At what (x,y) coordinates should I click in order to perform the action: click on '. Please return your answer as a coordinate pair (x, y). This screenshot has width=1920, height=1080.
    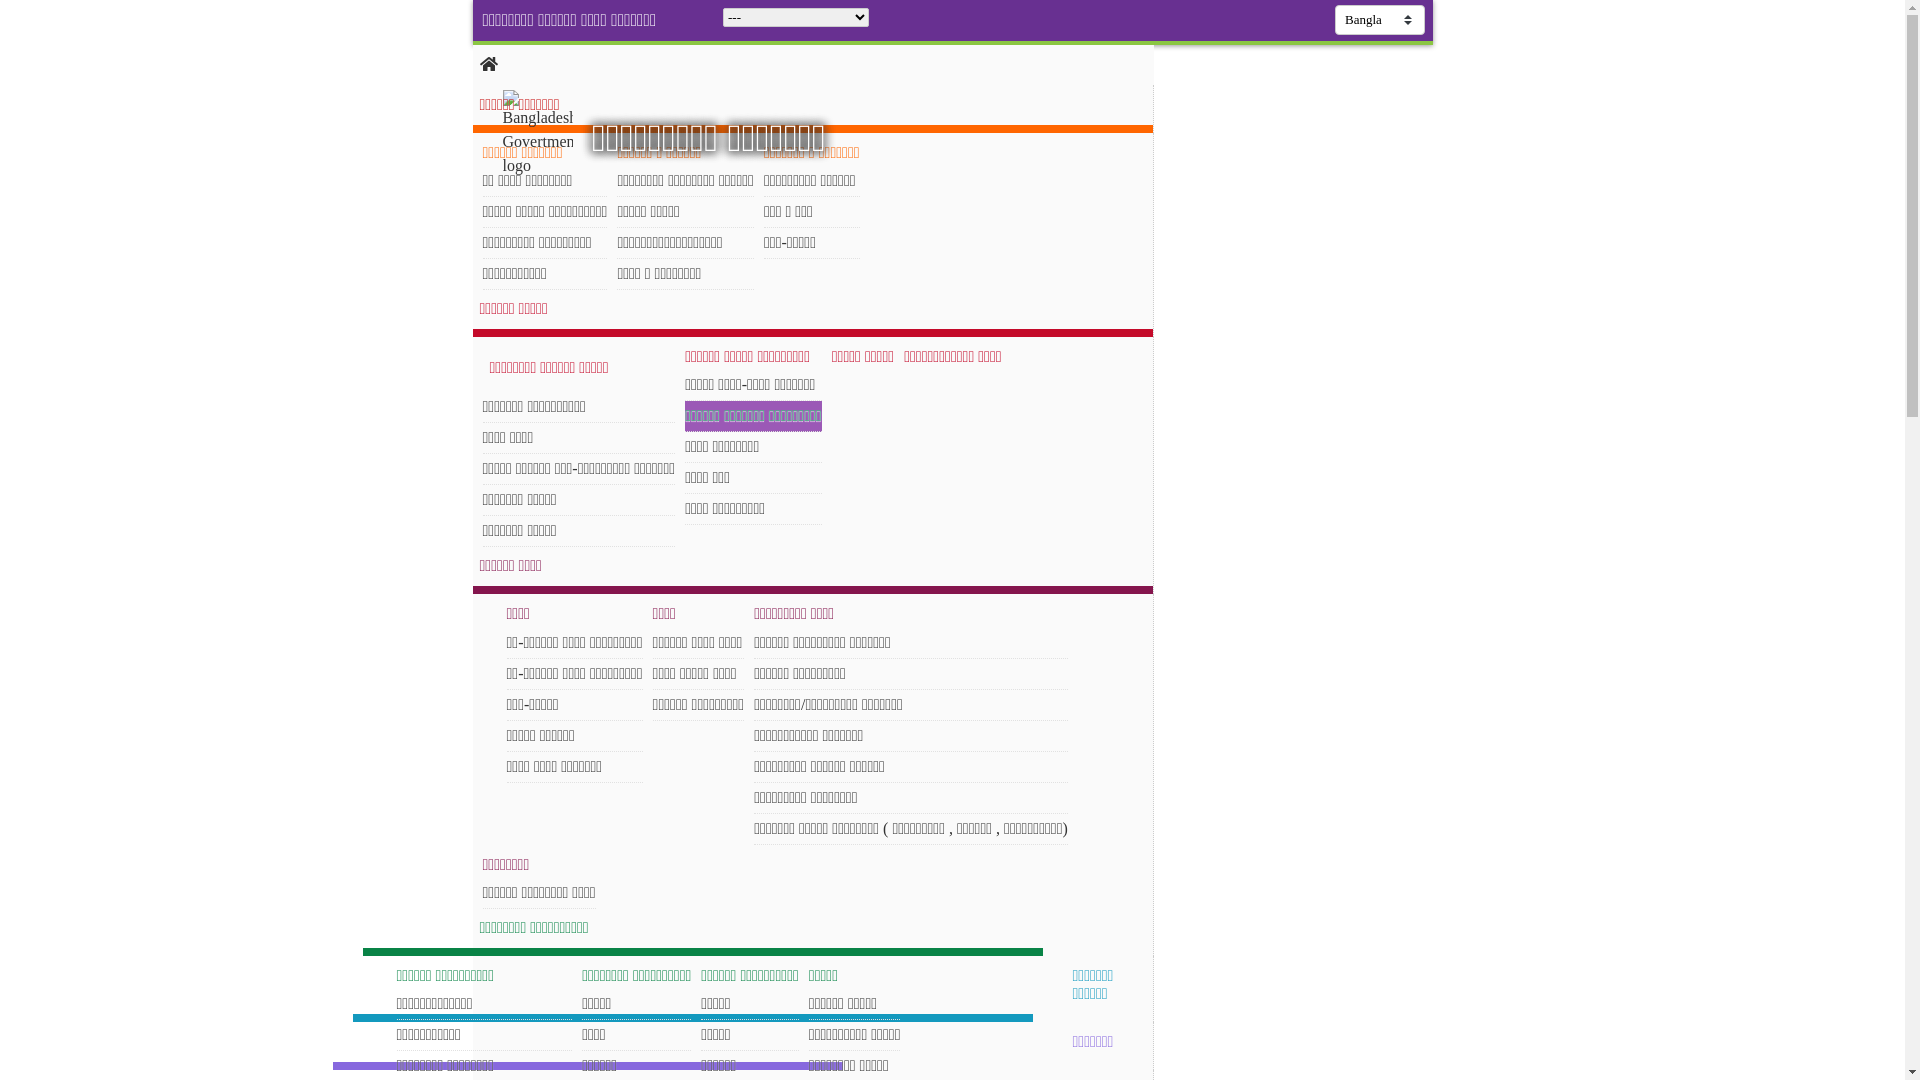
    Looking at the image, I should click on (502, 134).